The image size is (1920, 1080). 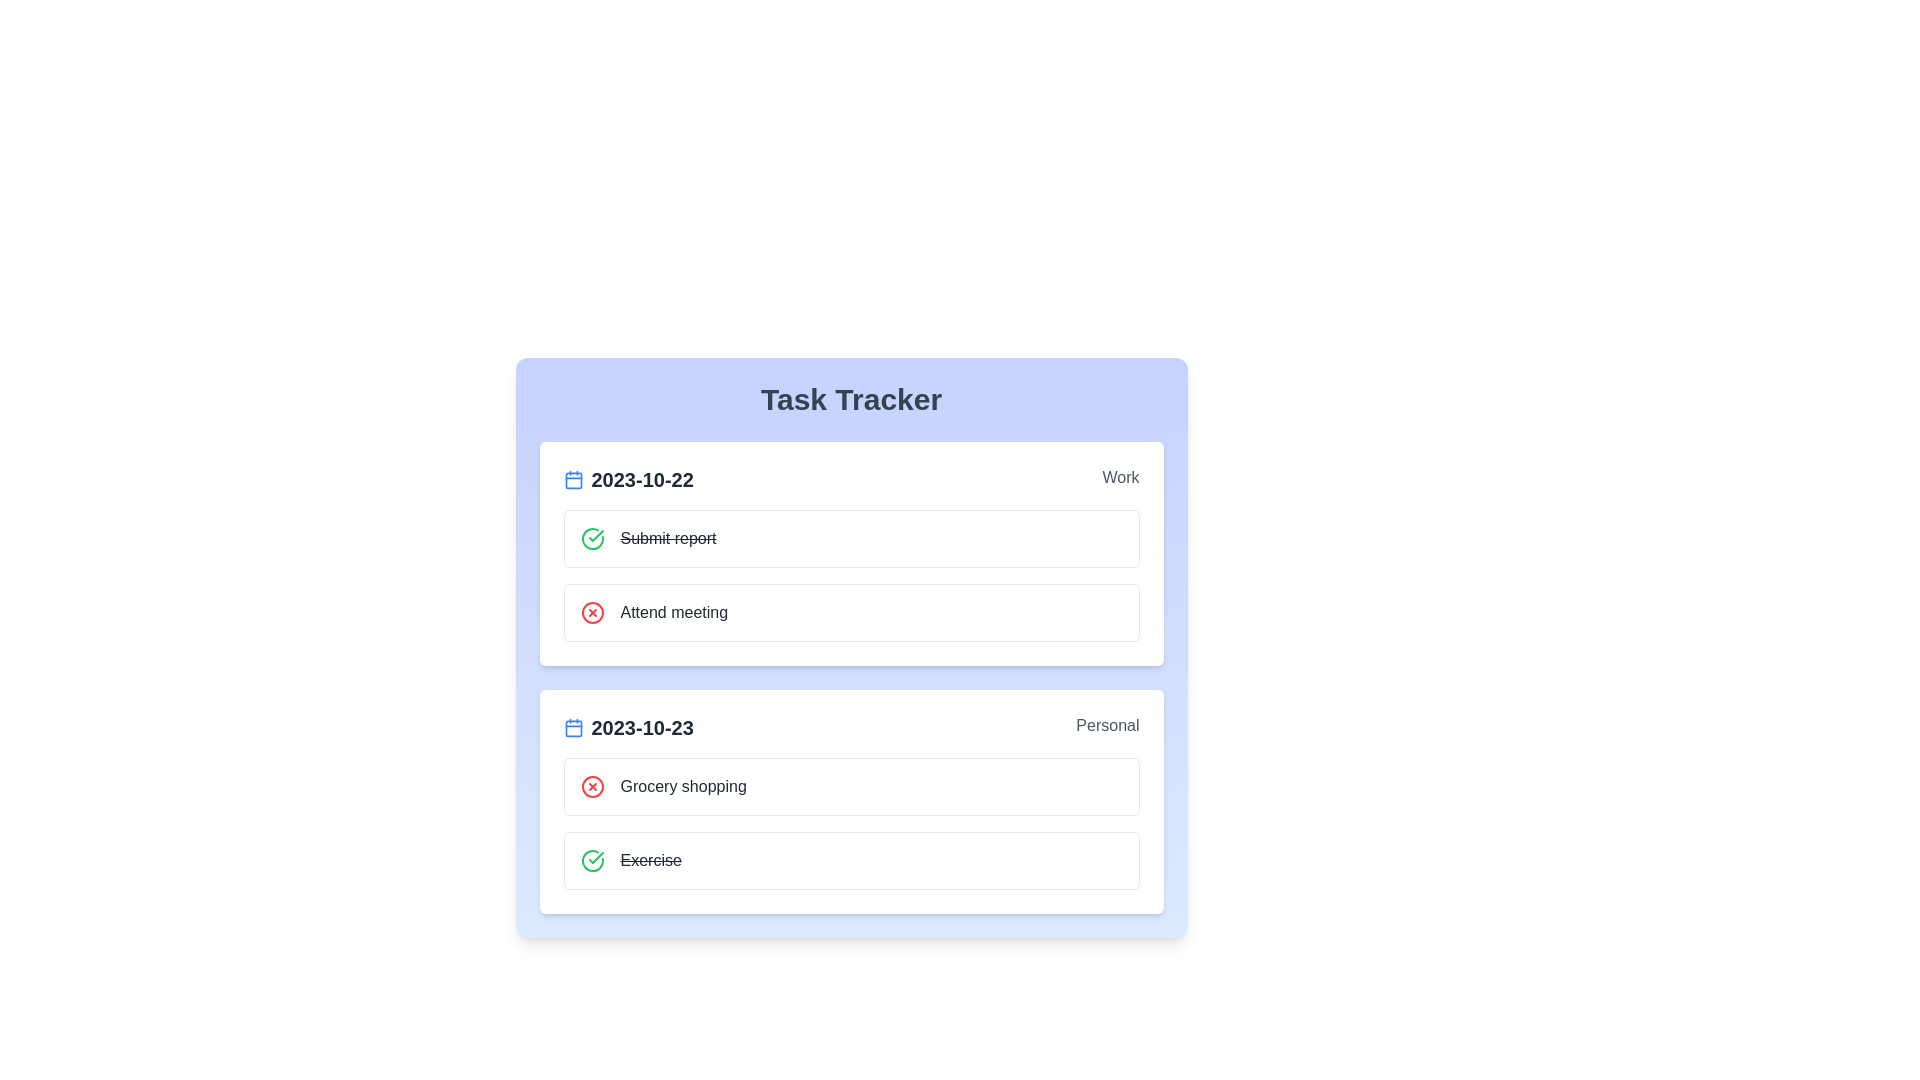 I want to click on the icon corresponding to Exercise to display its tooltip, so click(x=591, y=859).